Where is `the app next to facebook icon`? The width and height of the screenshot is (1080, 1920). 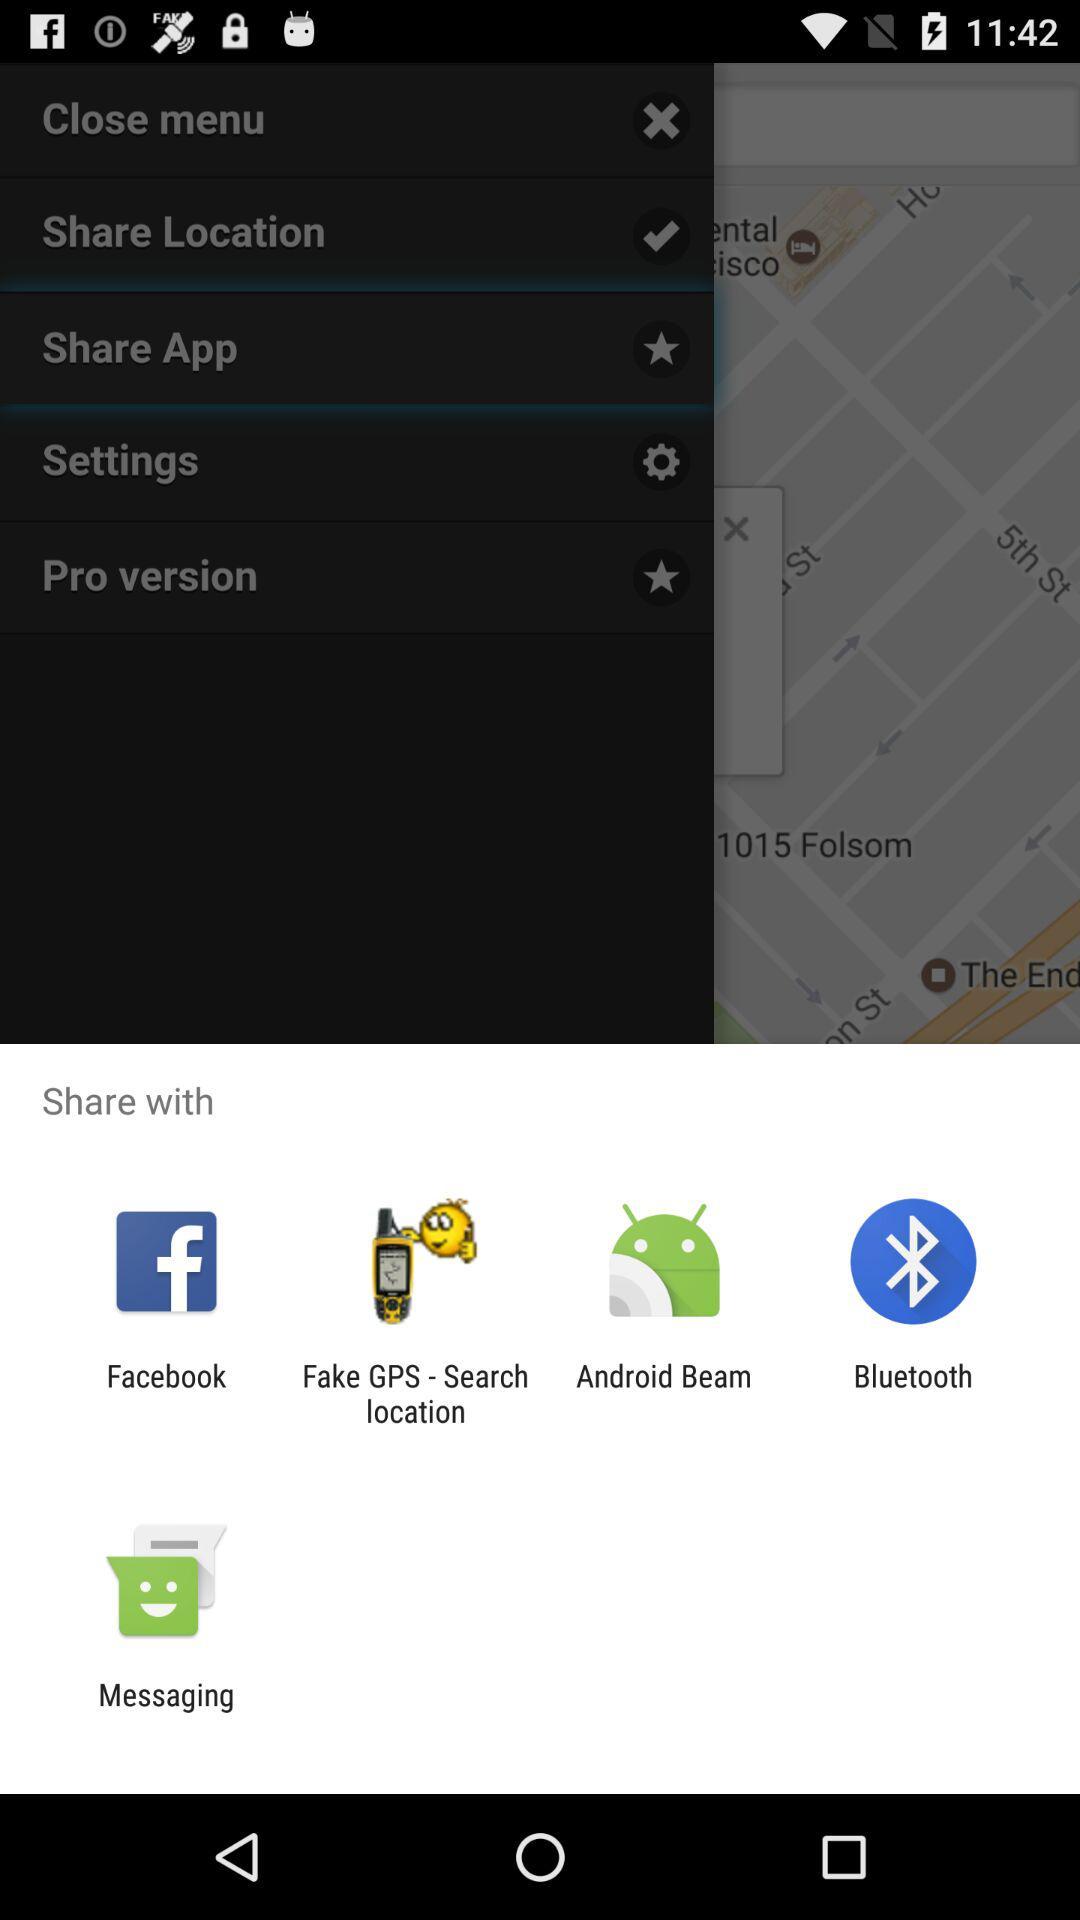 the app next to facebook icon is located at coordinates (414, 1392).